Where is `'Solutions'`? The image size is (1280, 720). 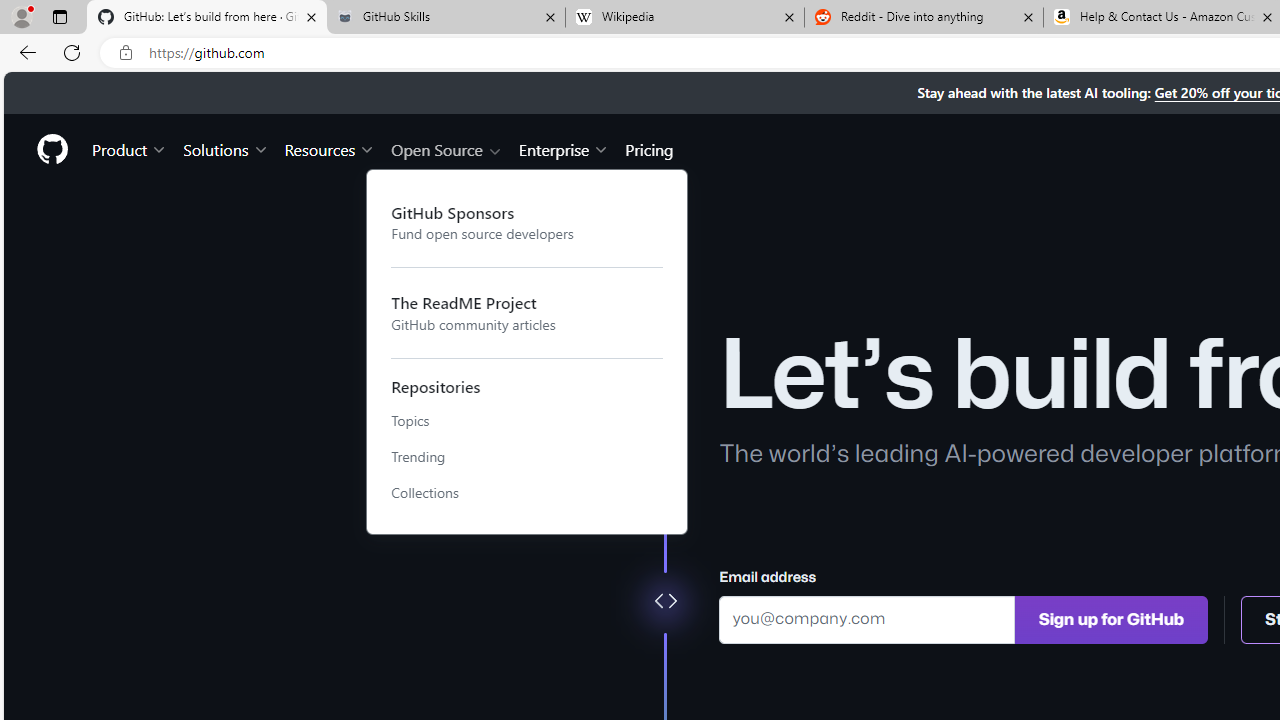 'Solutions' is located at coordinates (225, 148).